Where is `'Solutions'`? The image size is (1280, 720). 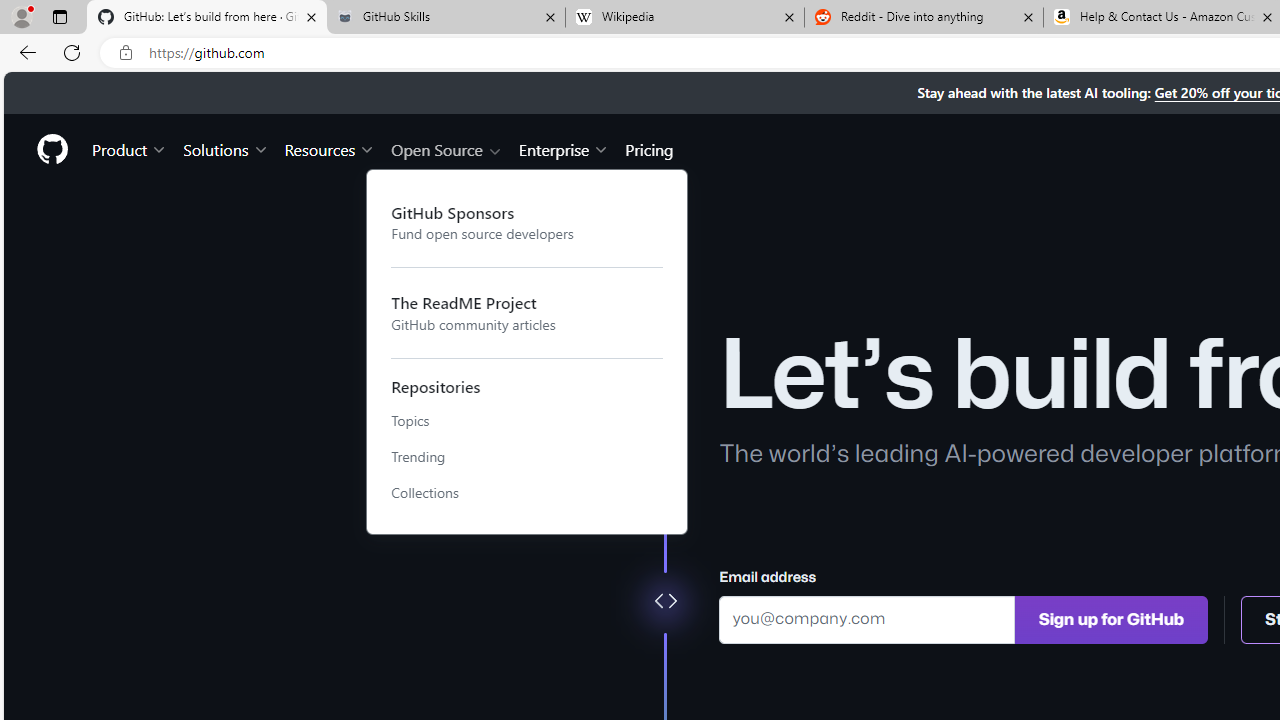 'Solutions' is located at coordinates (225, 148).